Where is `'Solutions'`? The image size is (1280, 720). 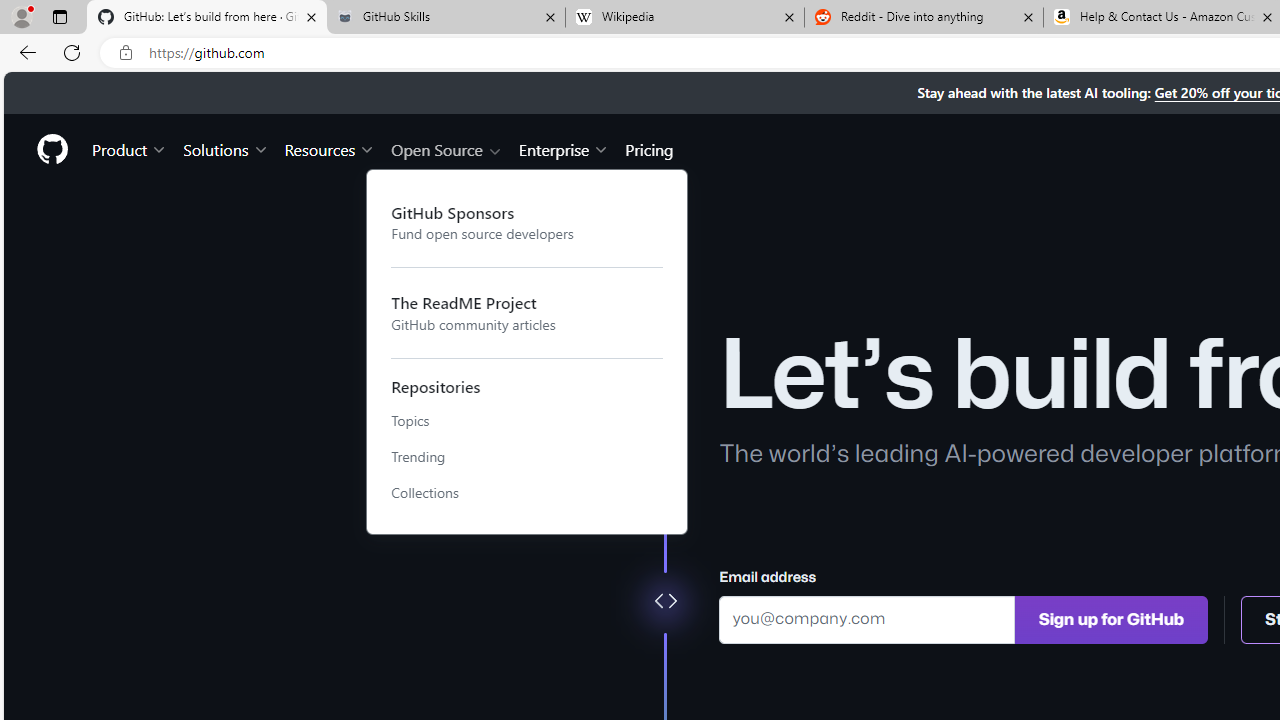 'Solutions' is located at coordinates (225, 148).